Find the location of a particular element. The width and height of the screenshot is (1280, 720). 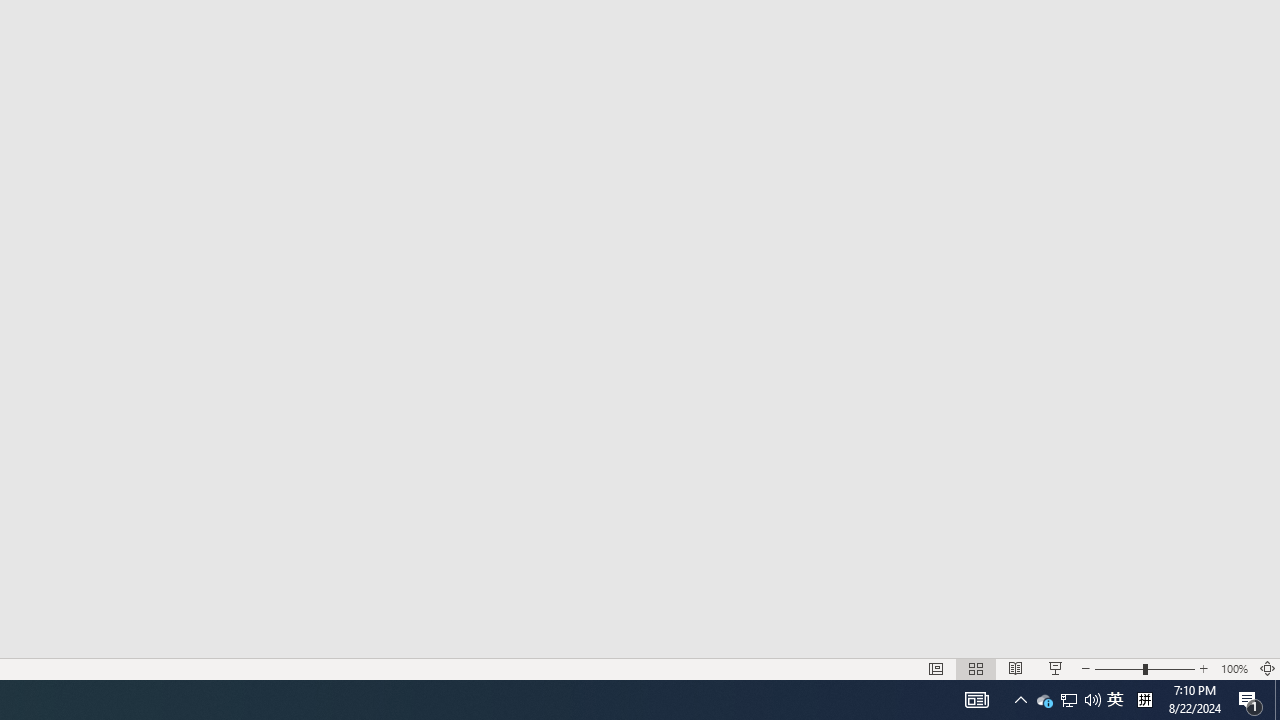

'Zoom Out' is located at coordinates (1117, 669).